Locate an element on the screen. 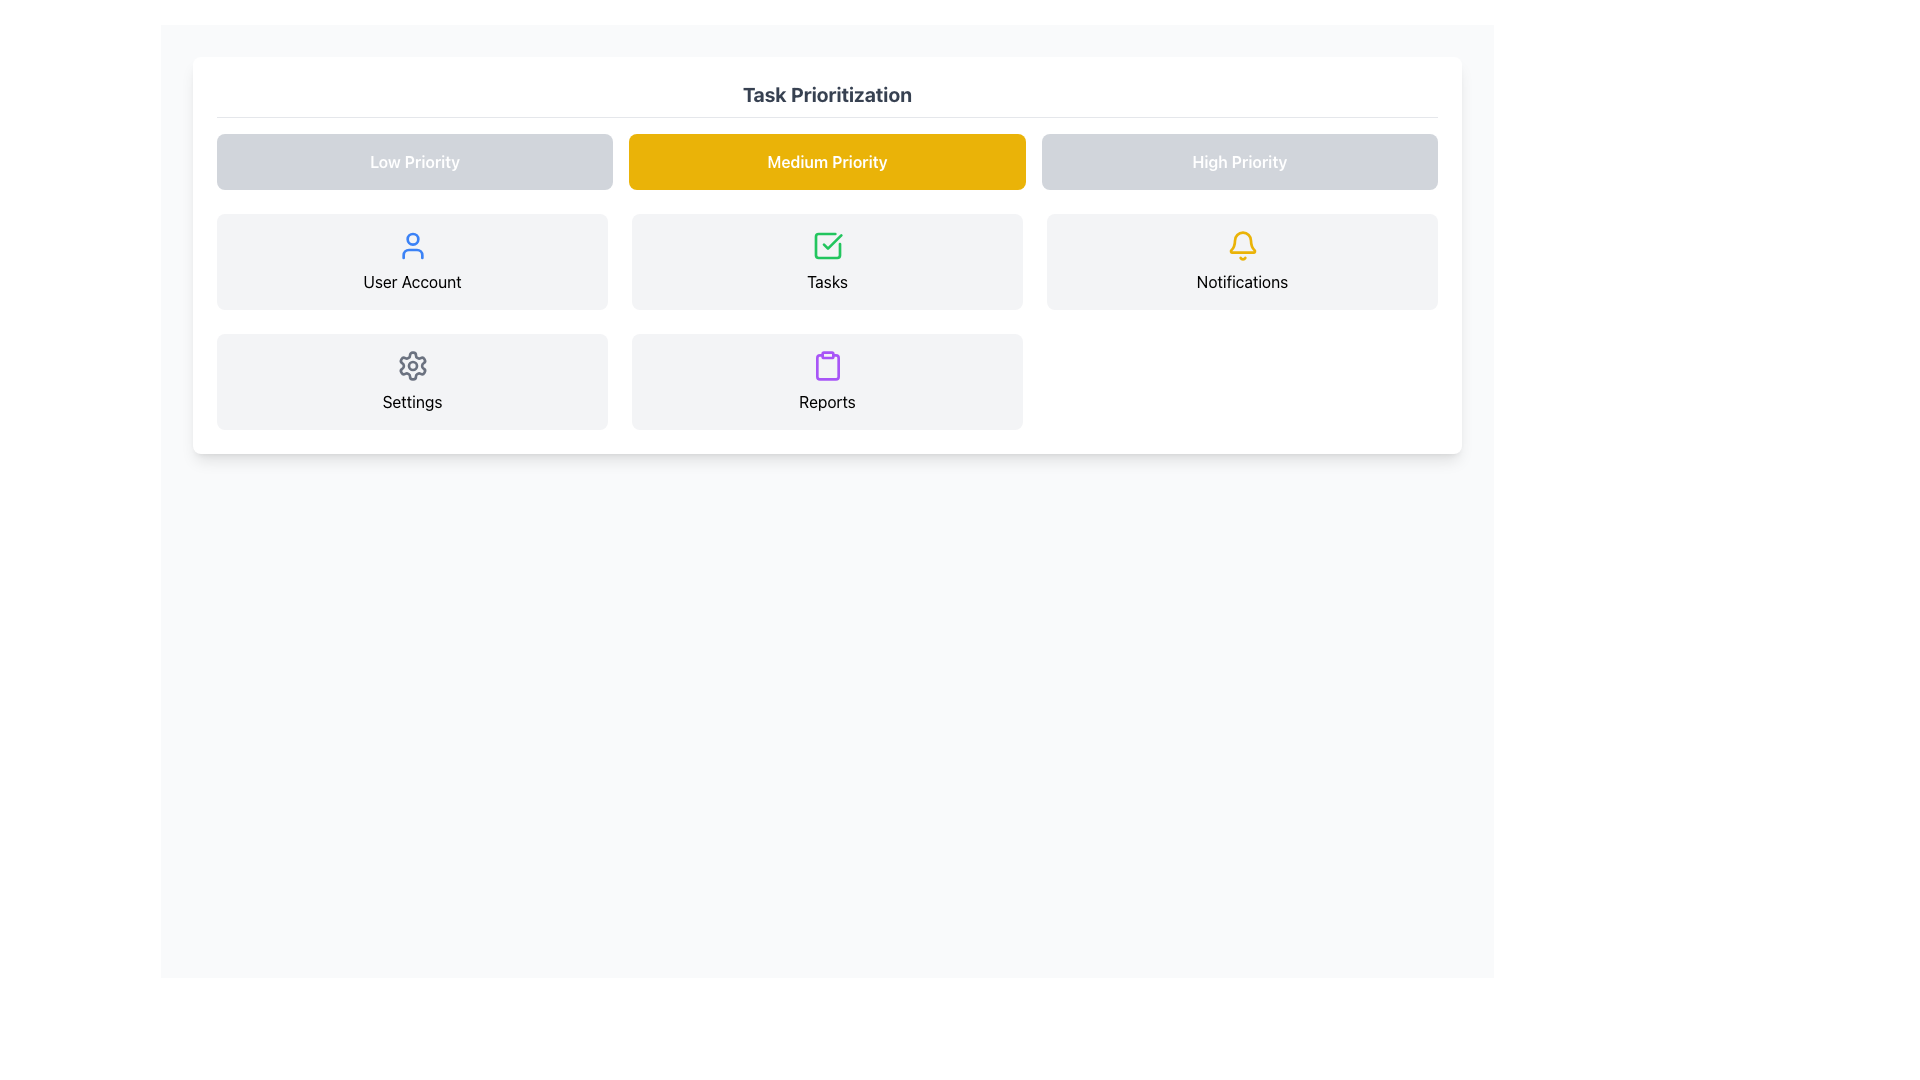 The width and height of the screenshot is (1920, 1080). the yellow bell-shaped notification icon located in the top-right corner of the 'Notifications' card is located at coordinates (1241, 245).